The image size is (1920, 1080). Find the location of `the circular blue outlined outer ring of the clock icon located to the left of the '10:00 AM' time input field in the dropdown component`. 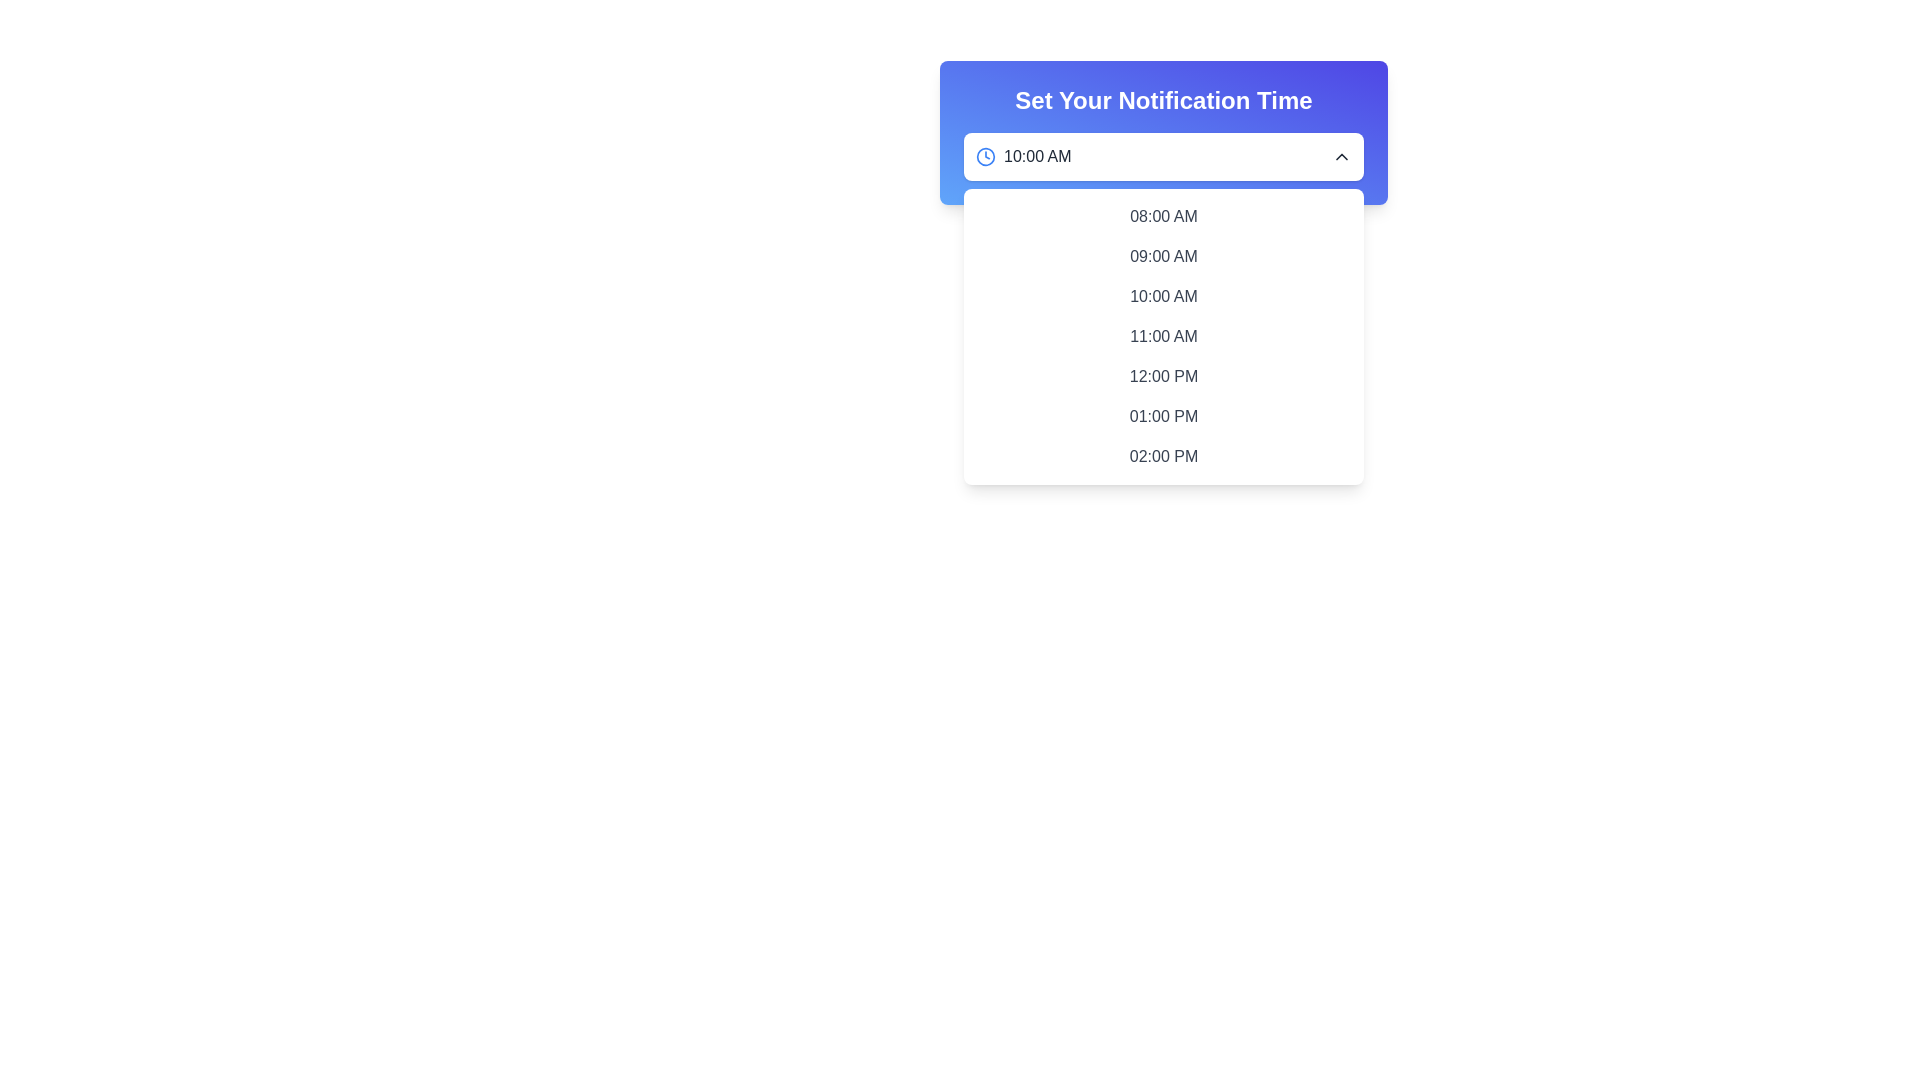

the circular blue outlined outer ring of the clock icon located to the left of the '10:00 AM' time input field in the dropdown component is located at coordinates (985, 156).